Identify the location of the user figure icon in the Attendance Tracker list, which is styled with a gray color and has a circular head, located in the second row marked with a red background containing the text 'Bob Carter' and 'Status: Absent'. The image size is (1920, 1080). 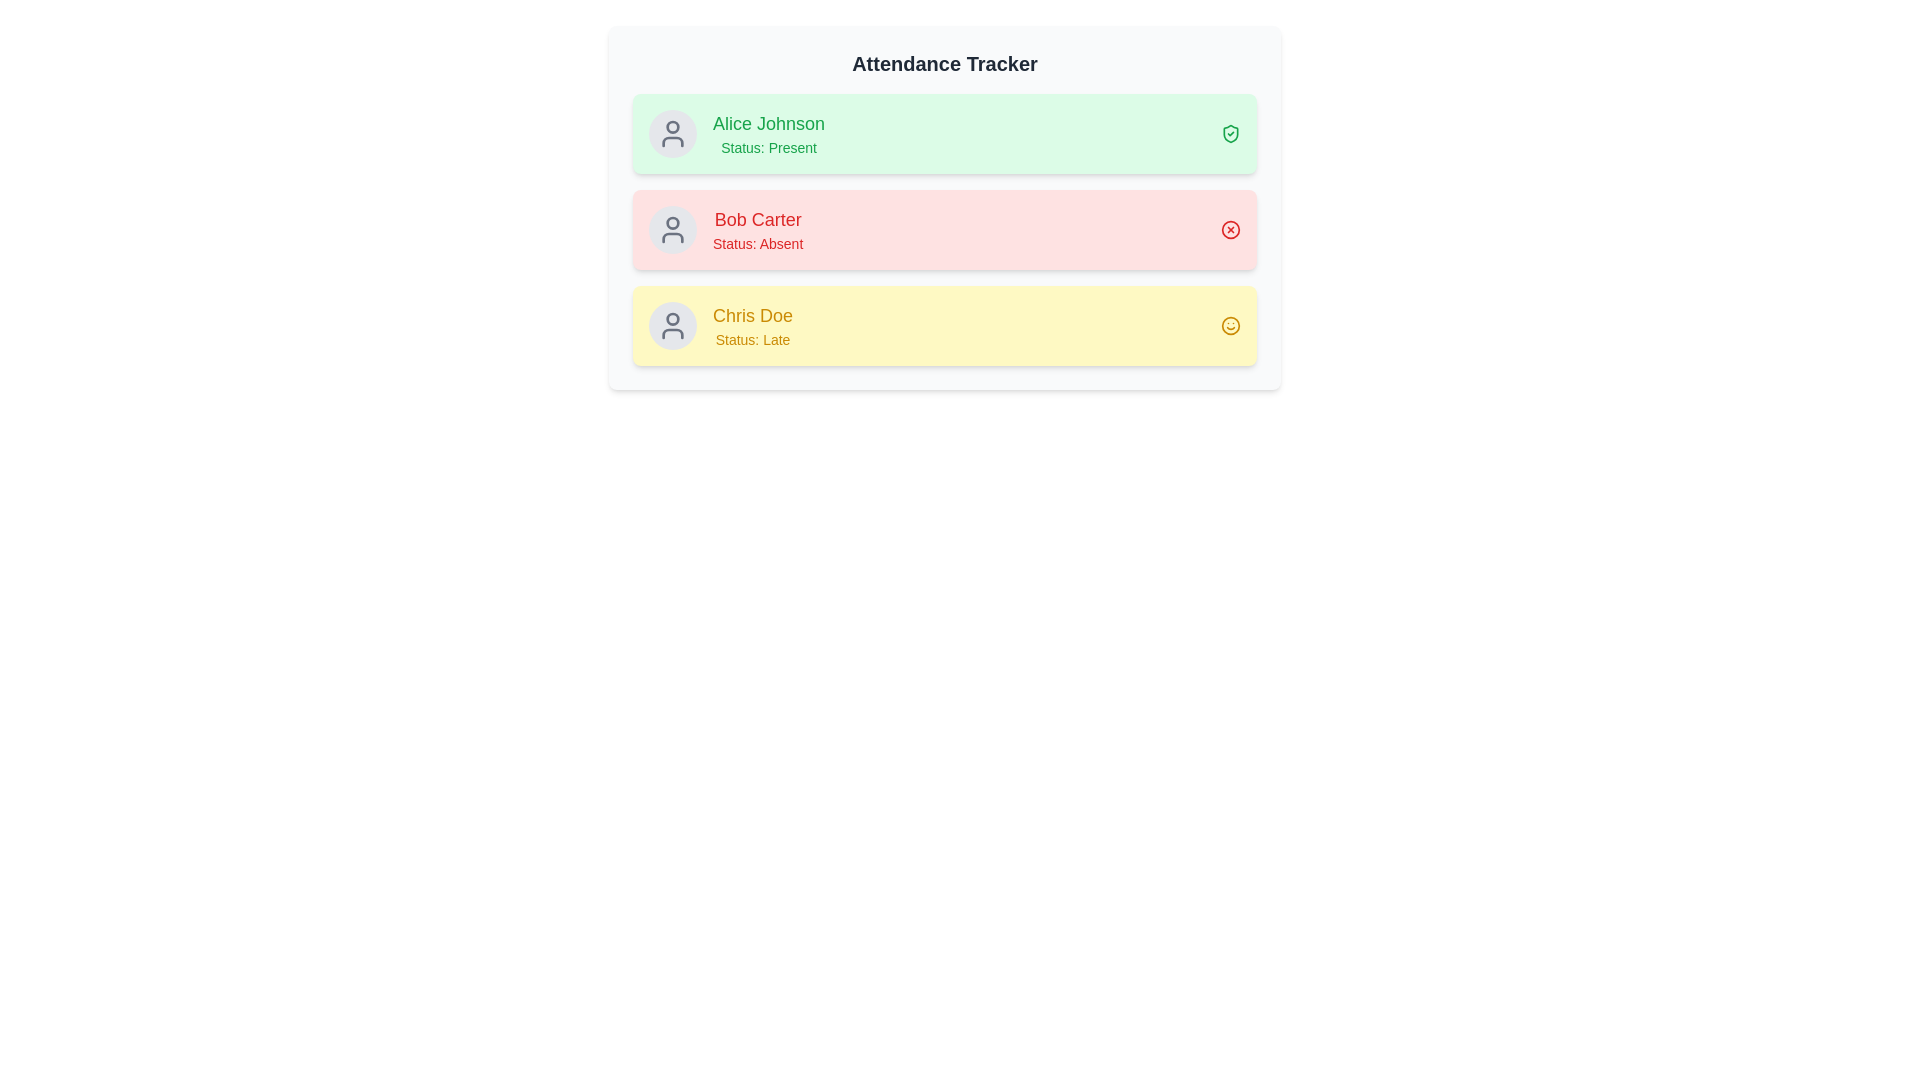
(672, 229).